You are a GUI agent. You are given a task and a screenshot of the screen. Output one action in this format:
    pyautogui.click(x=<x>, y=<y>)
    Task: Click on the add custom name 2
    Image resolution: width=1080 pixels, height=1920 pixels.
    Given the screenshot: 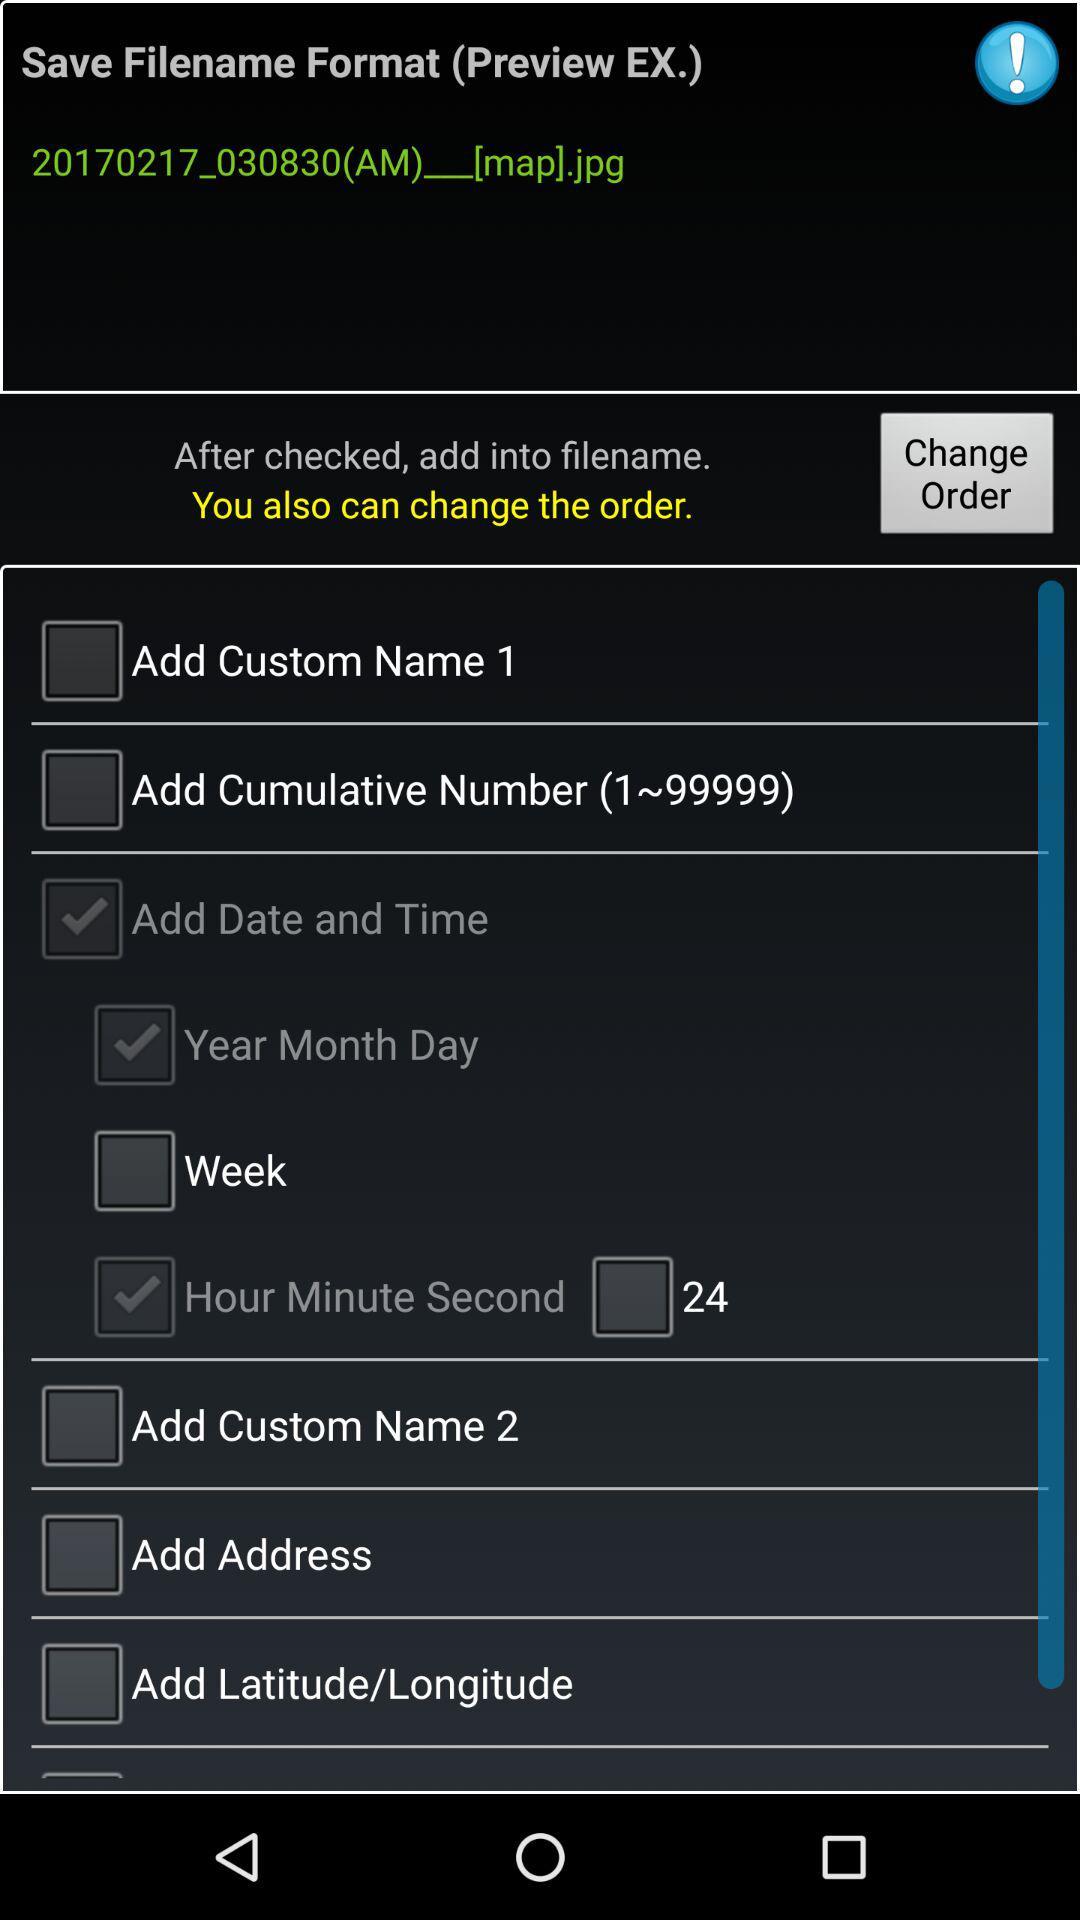 What is the action you would take?
    pyautogui.click(x=540, y=1423)
    